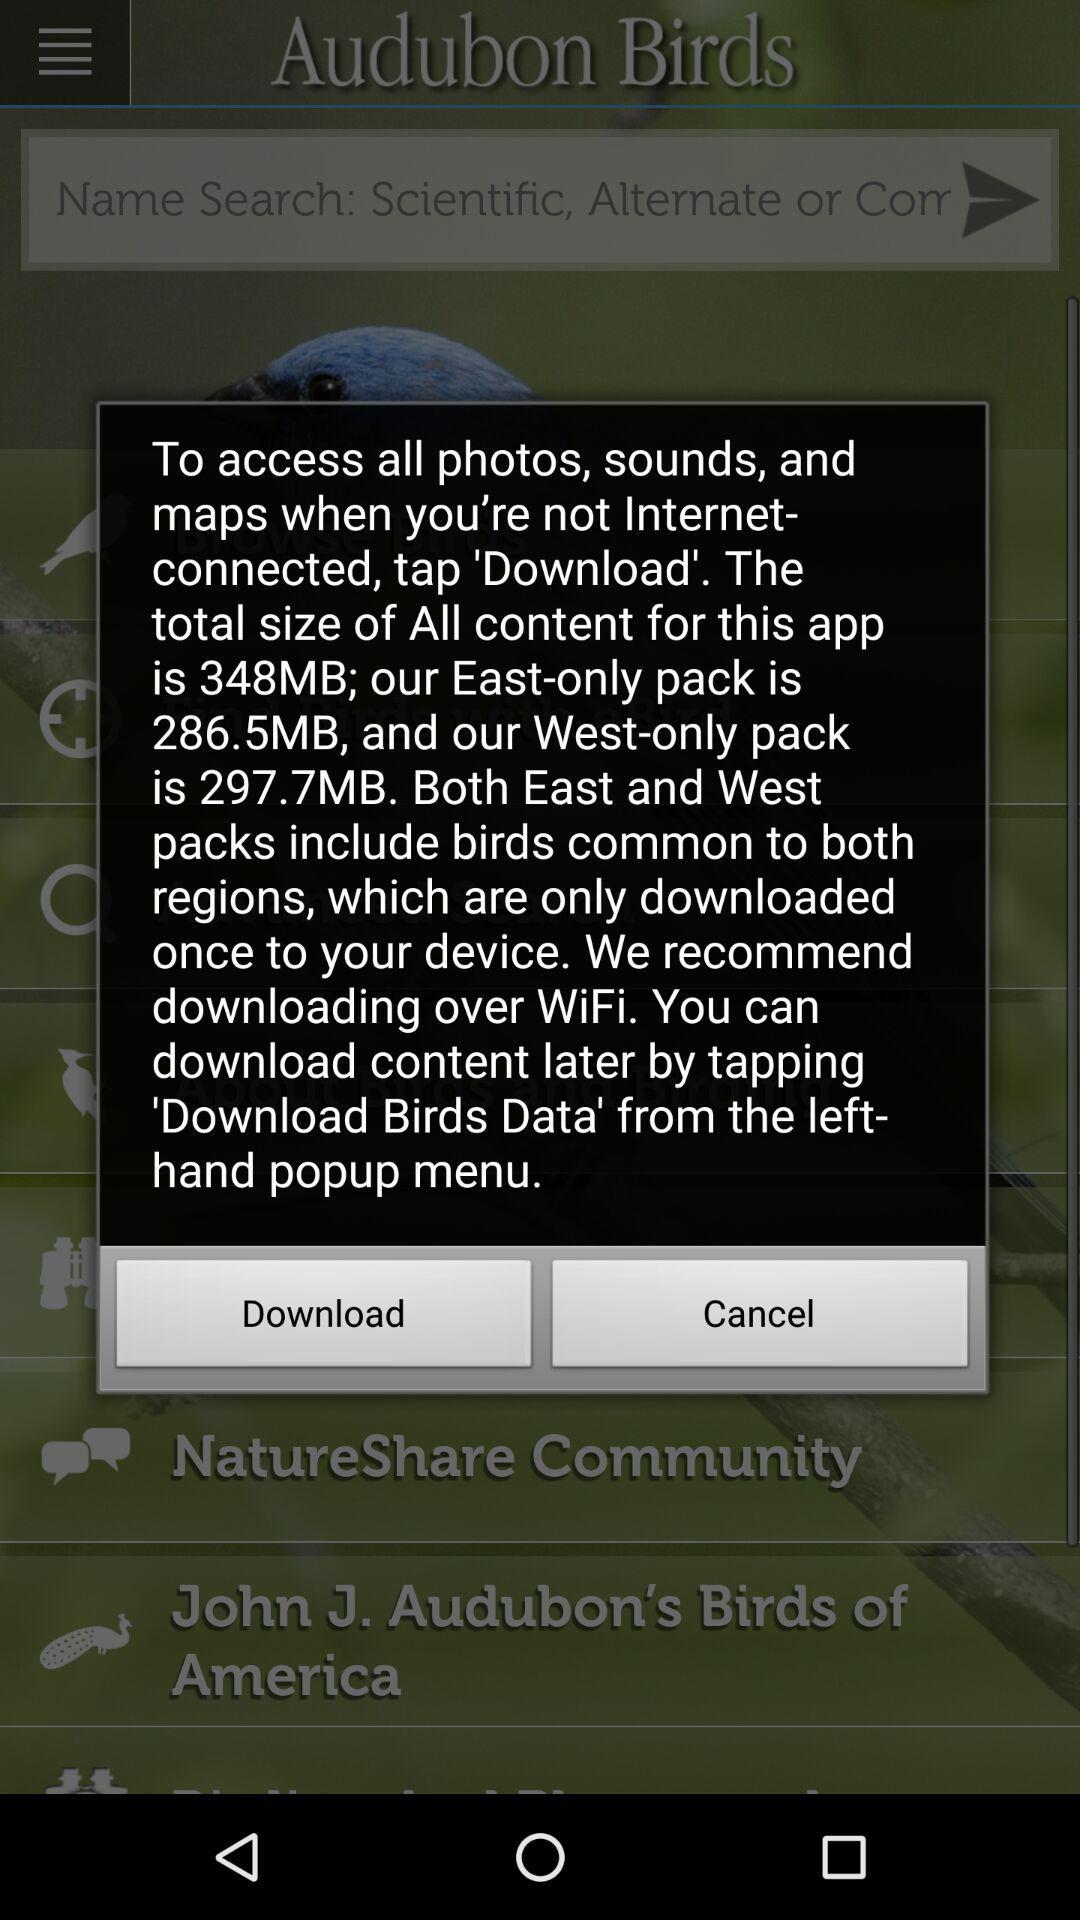 This screenshot has height=1920, width=1080. I want to click on the icon at left side of natureshare community, so click(84, 1457).